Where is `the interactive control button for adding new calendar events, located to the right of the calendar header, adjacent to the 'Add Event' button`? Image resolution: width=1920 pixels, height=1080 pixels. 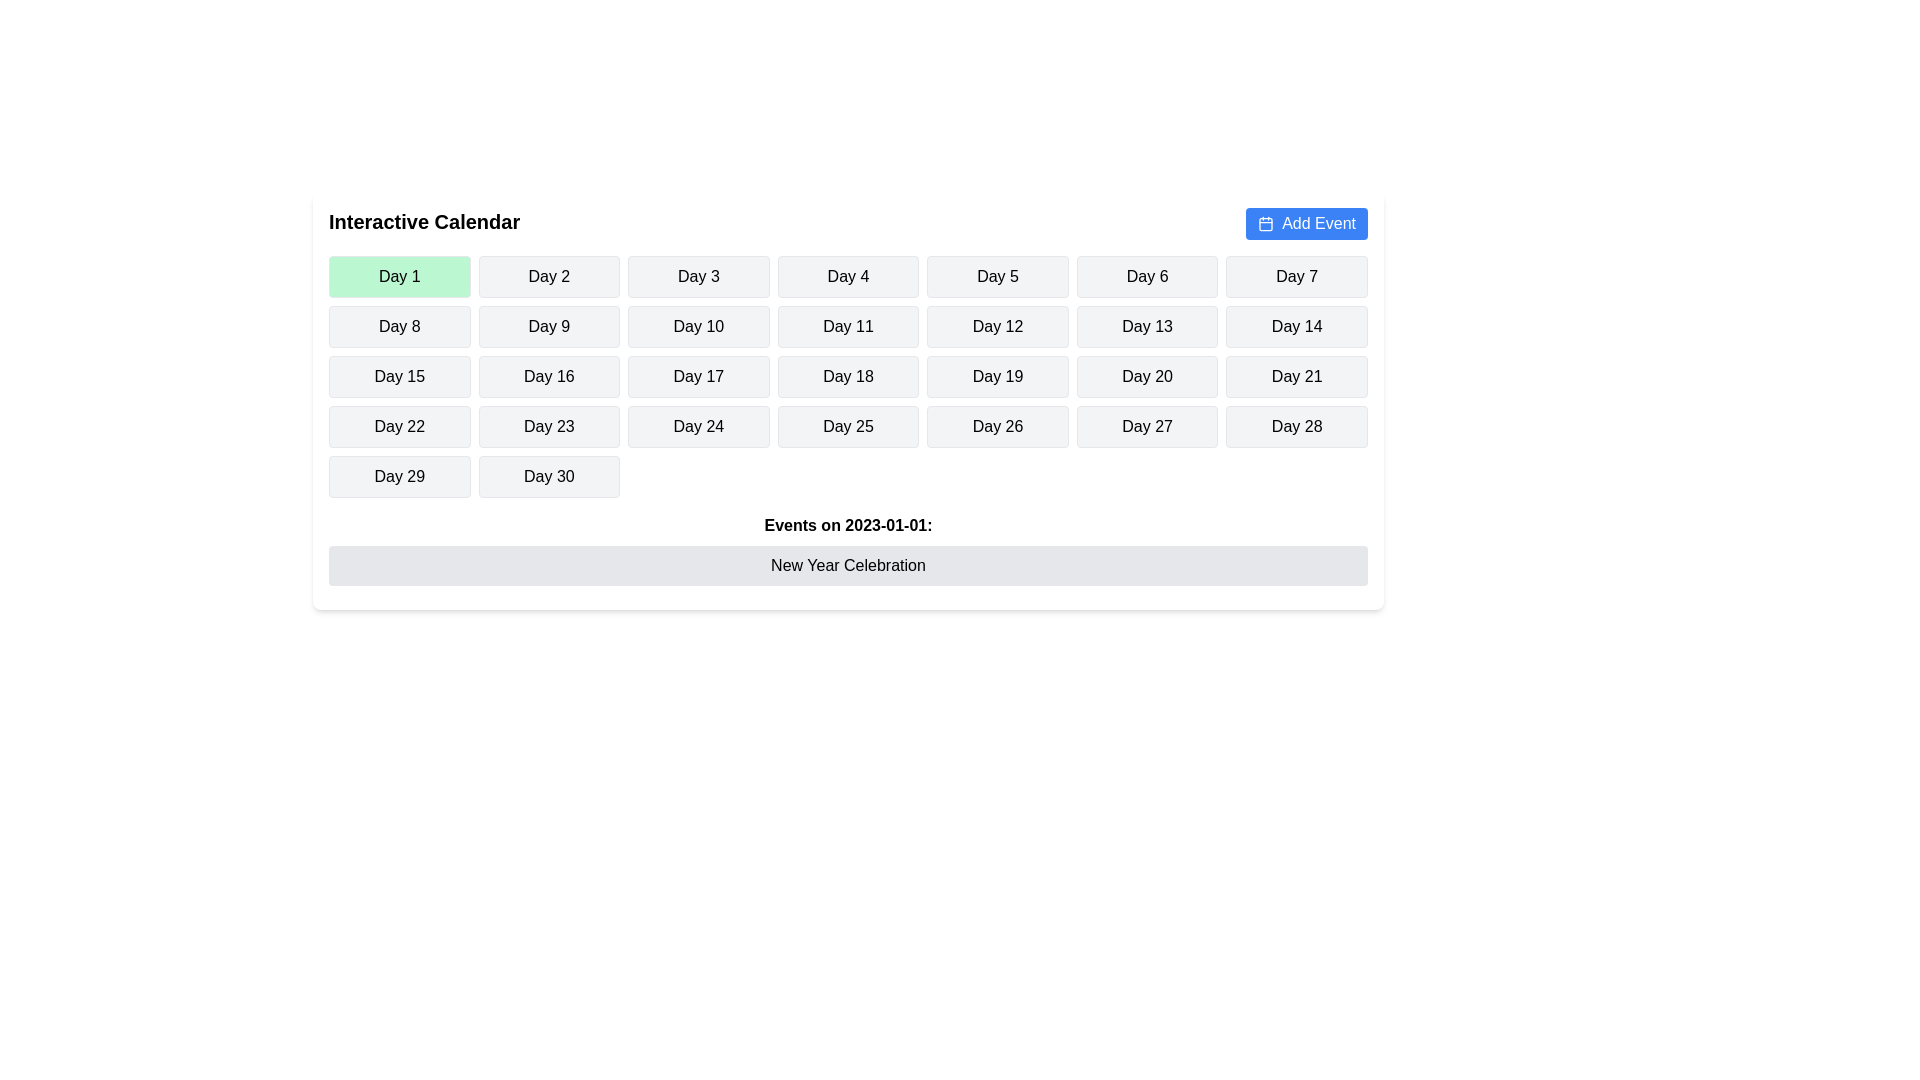 the interactive control button for adding new calendar events, located to the right of the calendar header, adjacent to the 'Add Event' button is located at coordinates (1265, 224).